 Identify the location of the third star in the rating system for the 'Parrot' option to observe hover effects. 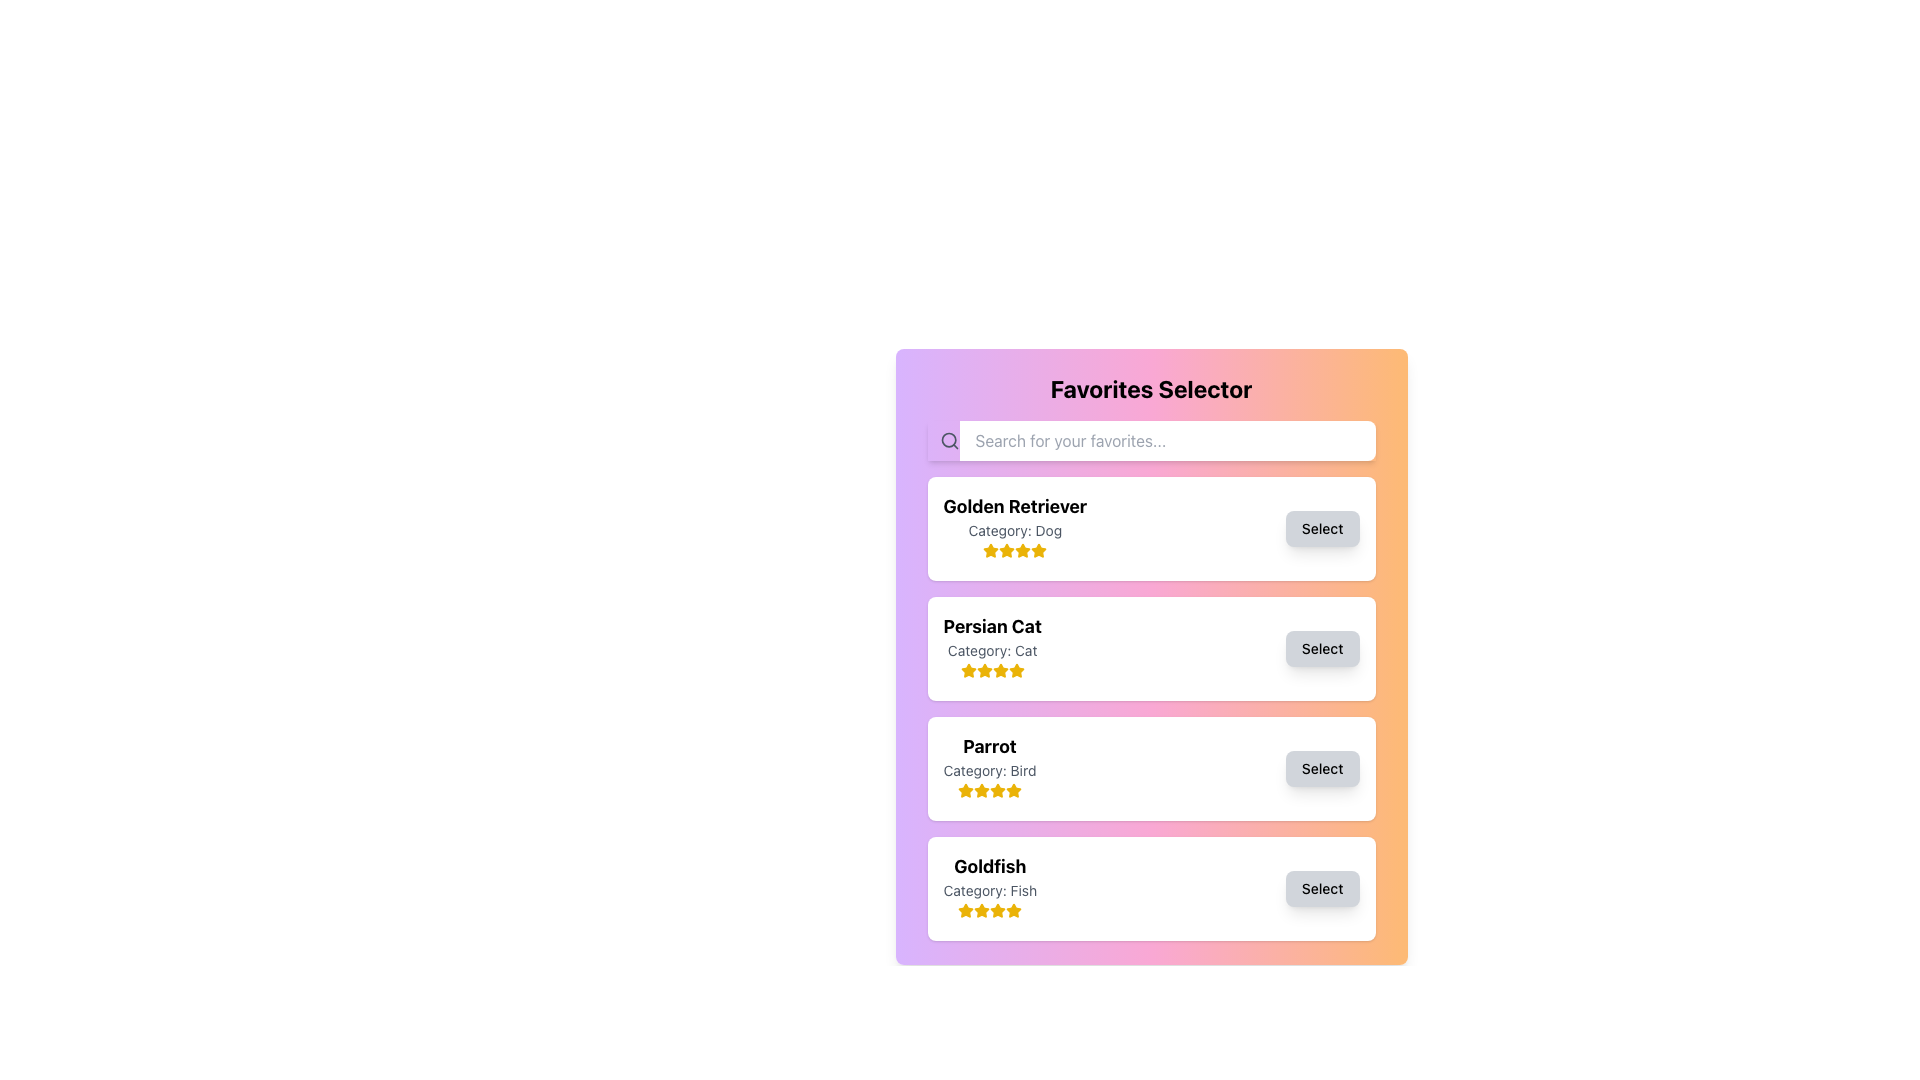
(998, 789).